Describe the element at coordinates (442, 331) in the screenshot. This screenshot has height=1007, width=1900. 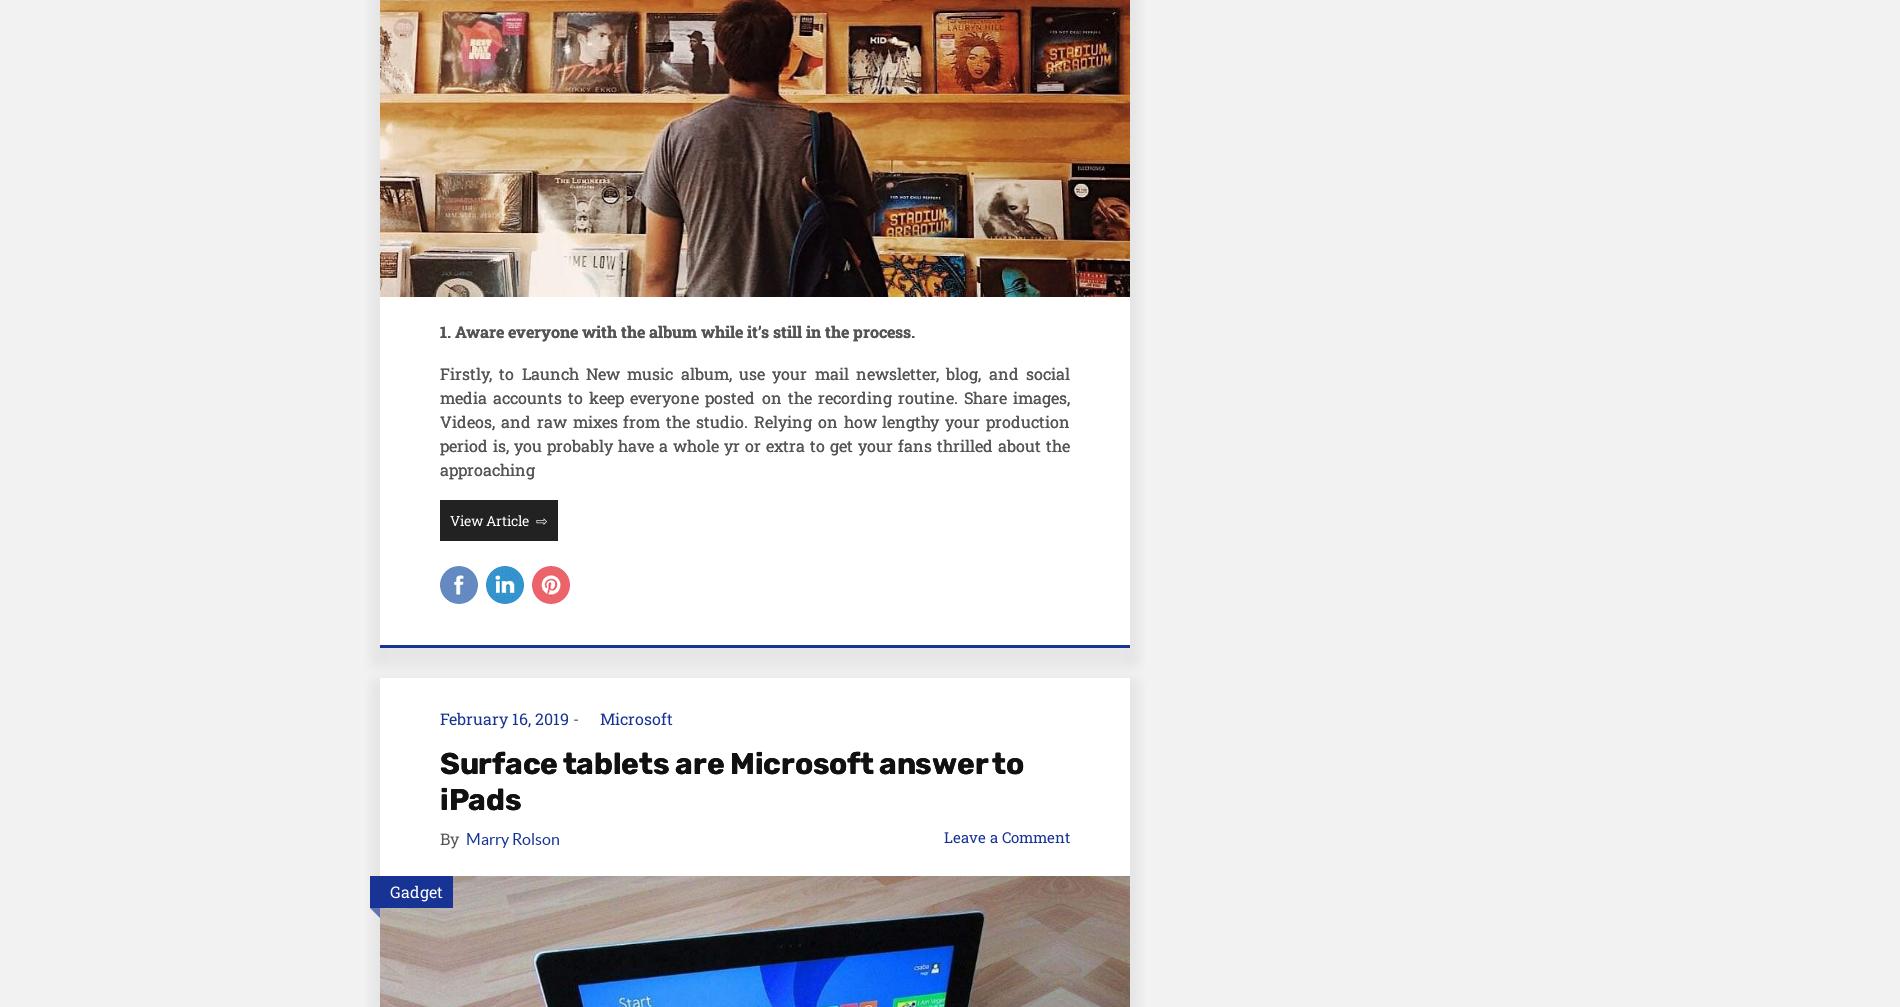
I see `'1'` at that location.